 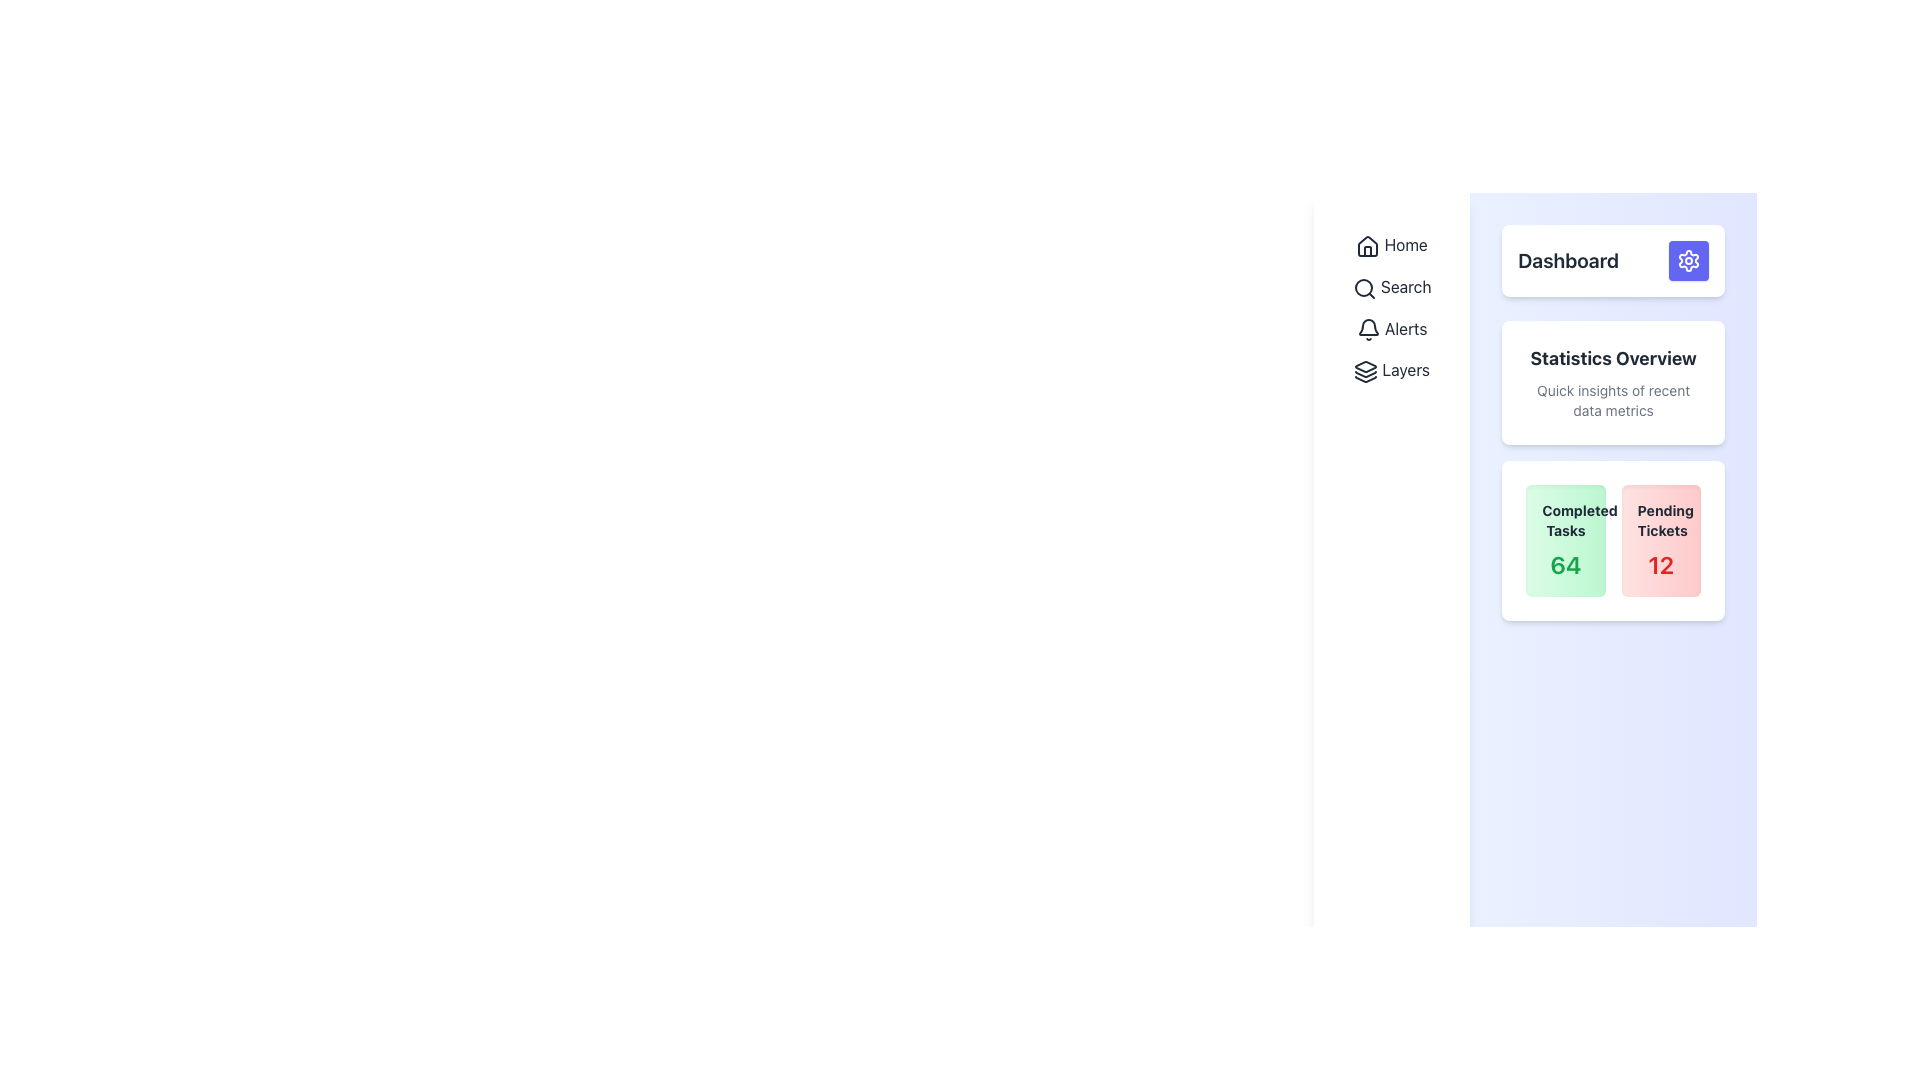 I want to click on the 'Layers' icon located in the navigation bar, which is the first of three graphical layer shapes adjacent to the 'Layers' label, so click(x=1365, y=367).